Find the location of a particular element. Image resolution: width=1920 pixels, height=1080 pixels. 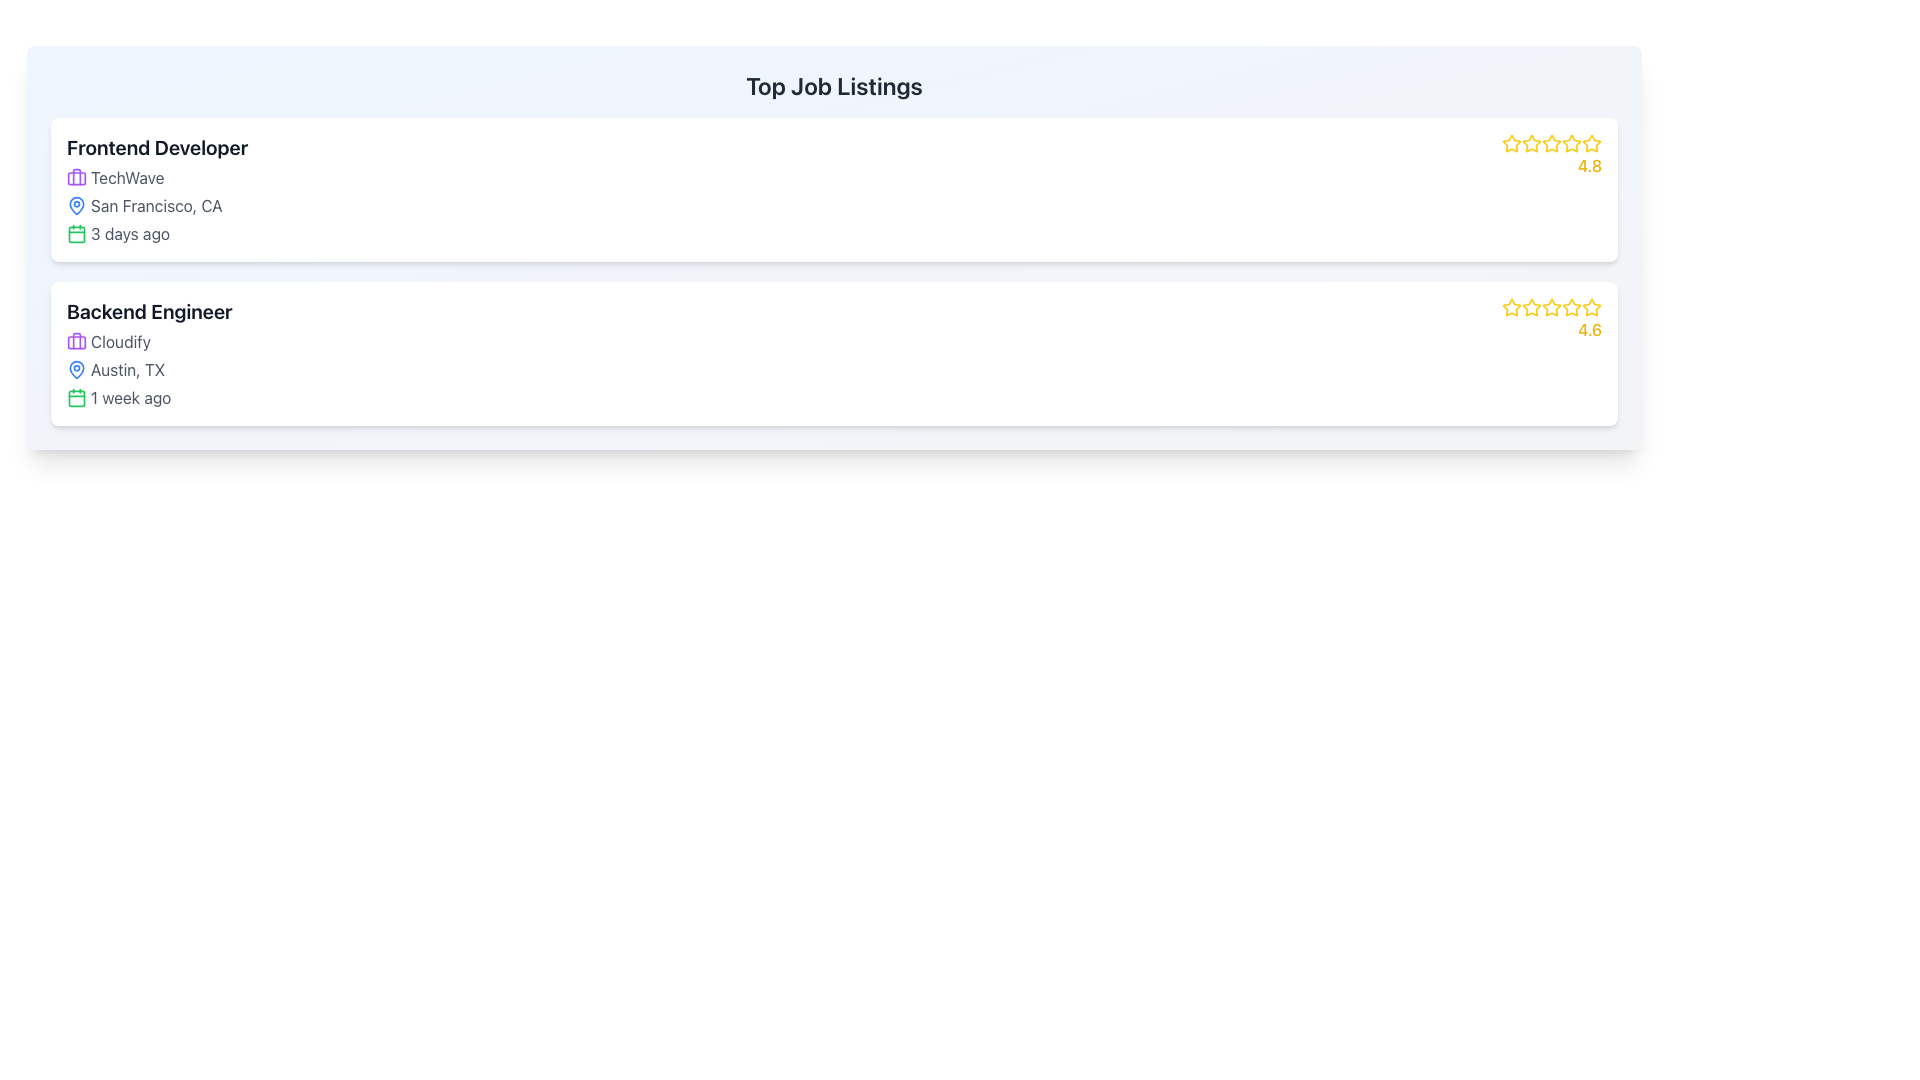

the SVG icon representing the location for the job listing of 'Frontend Developer' in 'San Francisco, CA', located near the top left of the card is located at coordinates (76, 205).